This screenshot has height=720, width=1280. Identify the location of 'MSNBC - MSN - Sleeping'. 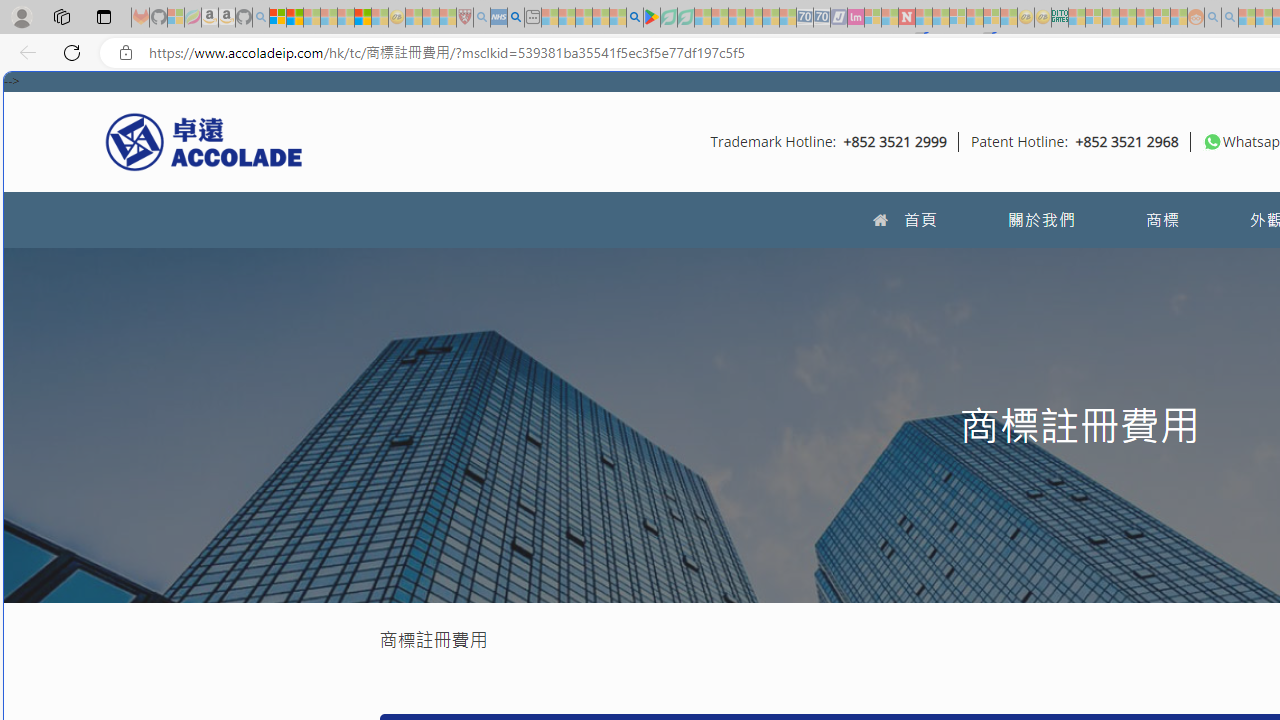
(1076, 17).